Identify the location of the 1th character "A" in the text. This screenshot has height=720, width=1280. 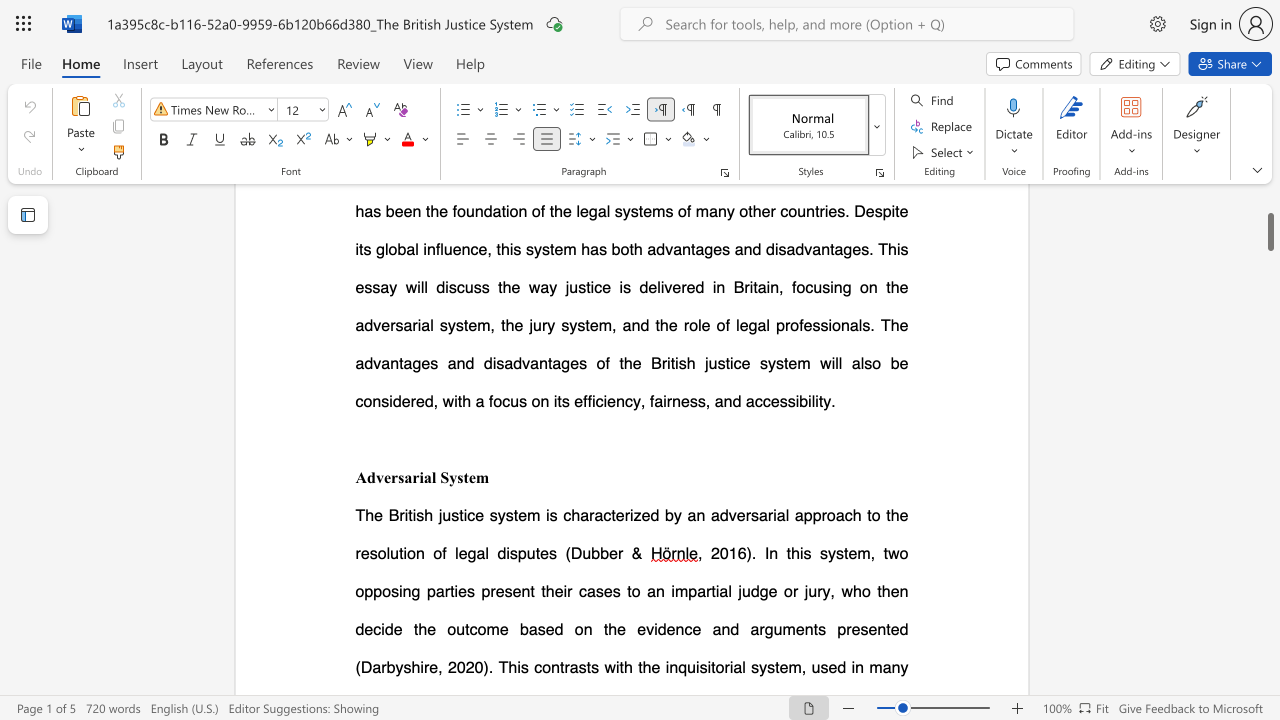
(361, 477).